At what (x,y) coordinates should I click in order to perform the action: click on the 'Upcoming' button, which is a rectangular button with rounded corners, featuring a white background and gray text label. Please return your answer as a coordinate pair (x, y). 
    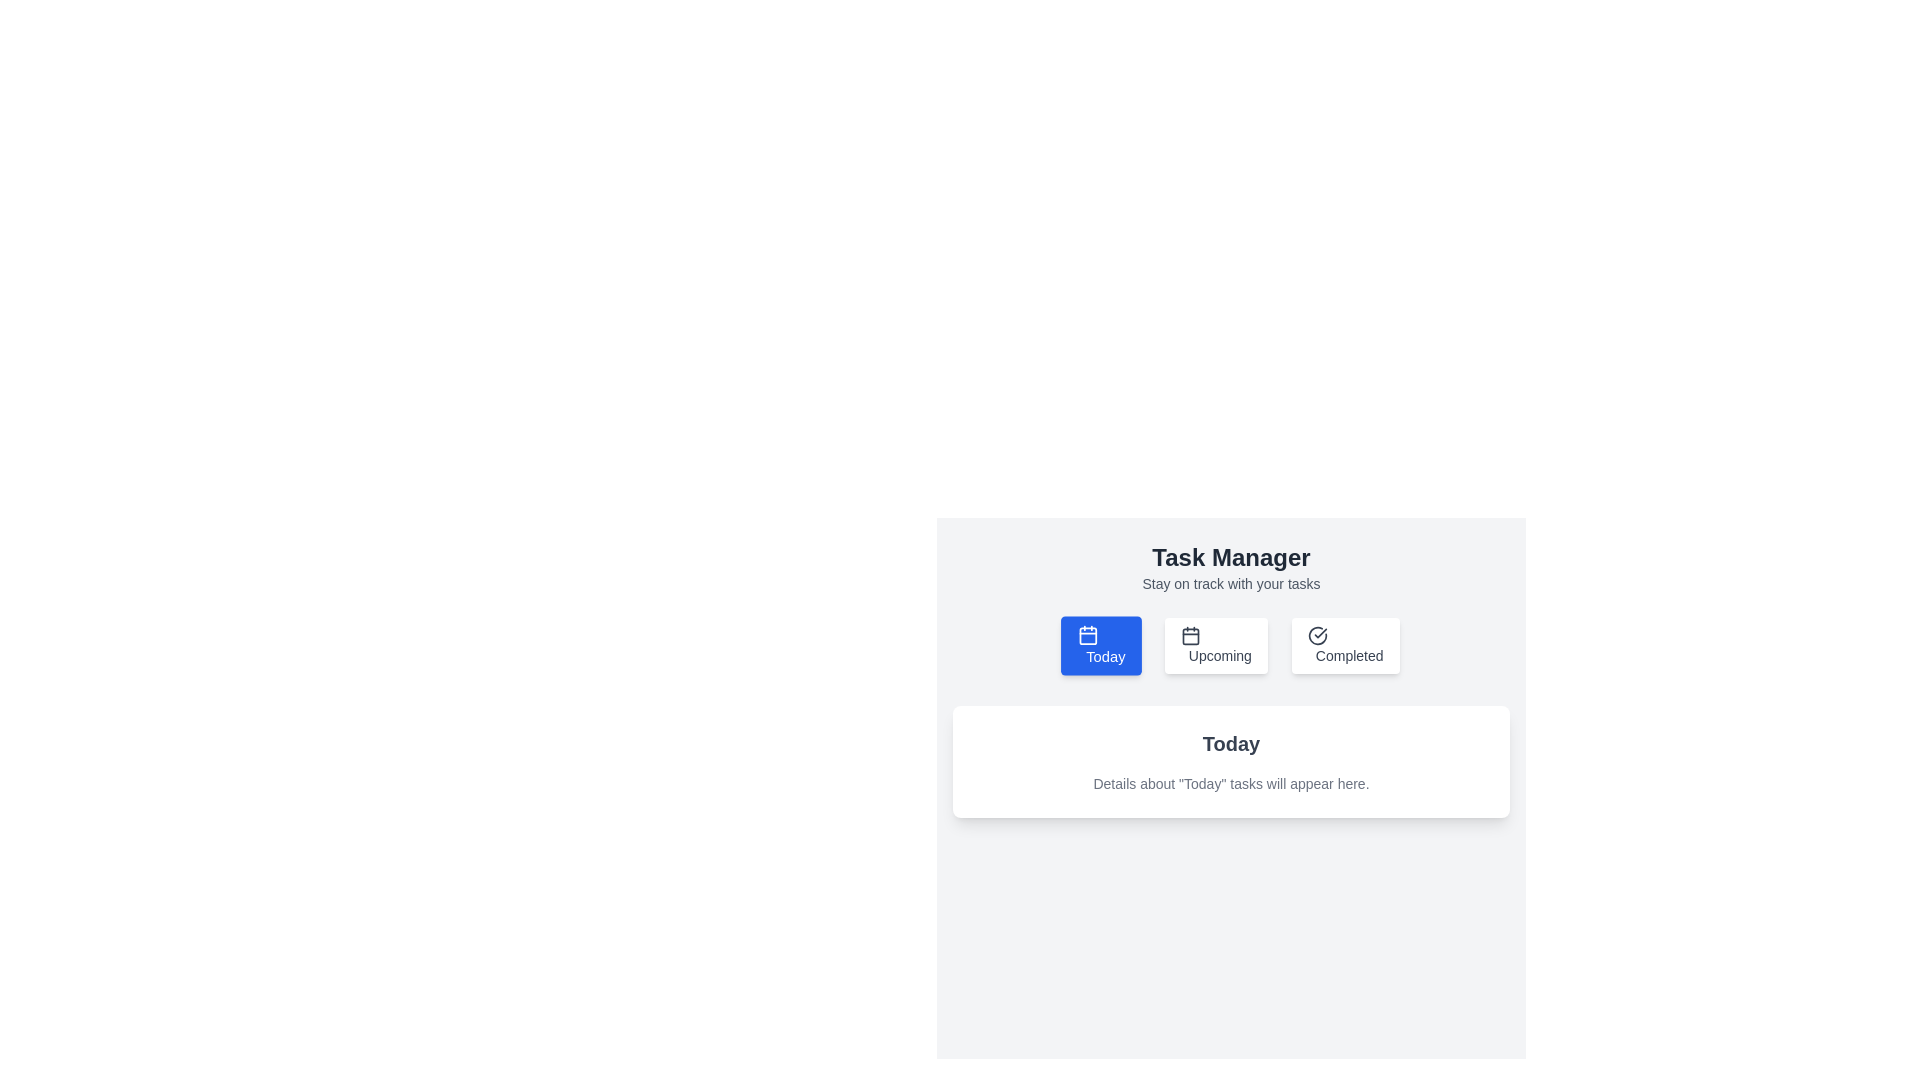
    Looking at the image, I should click on (1215, 645).